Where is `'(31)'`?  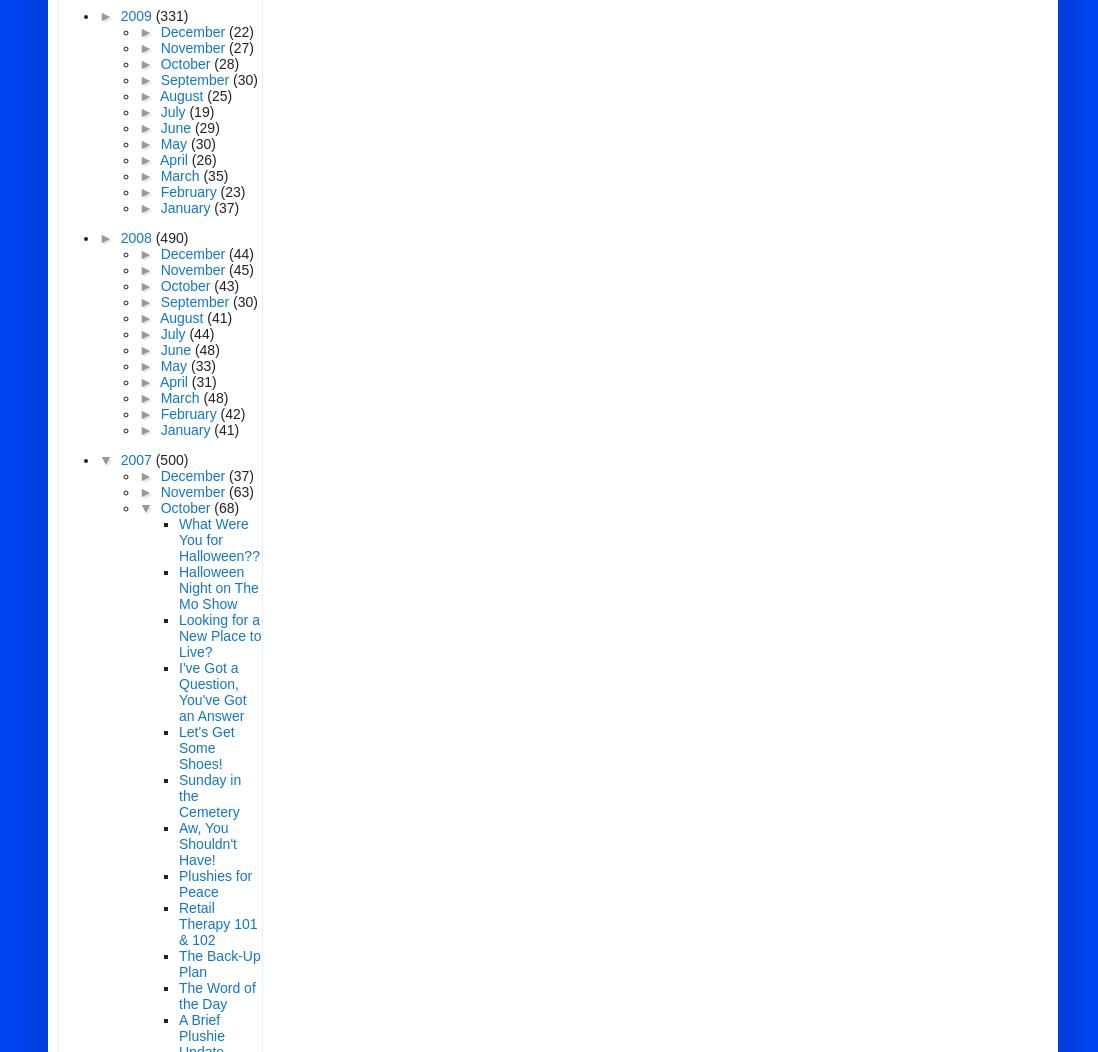
'(31)' is located at coordinates (190, 381).